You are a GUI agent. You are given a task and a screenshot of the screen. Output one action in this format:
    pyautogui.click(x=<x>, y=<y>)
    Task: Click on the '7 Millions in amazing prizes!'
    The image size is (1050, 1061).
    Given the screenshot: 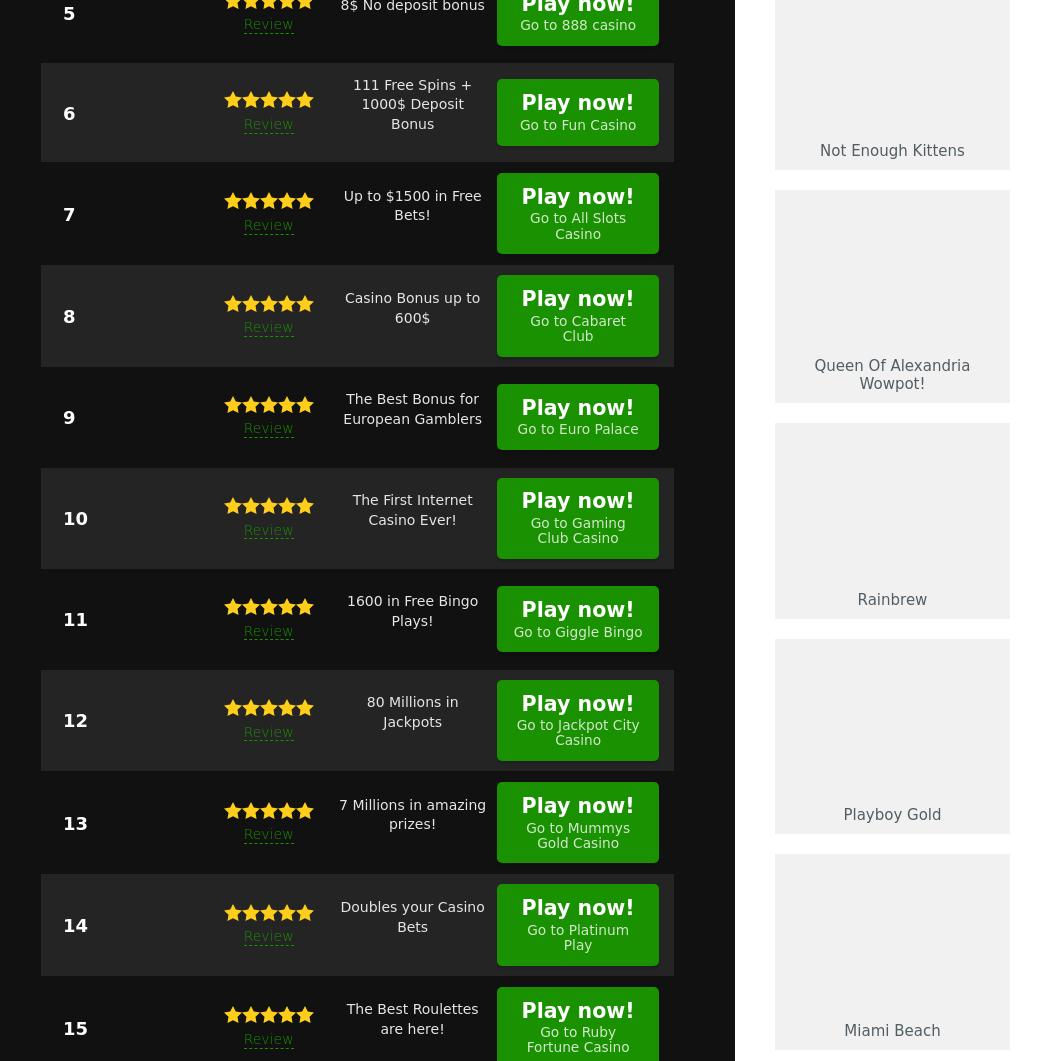 What is the action you would take?
    pyautogui.click(x=412, y=813)
    